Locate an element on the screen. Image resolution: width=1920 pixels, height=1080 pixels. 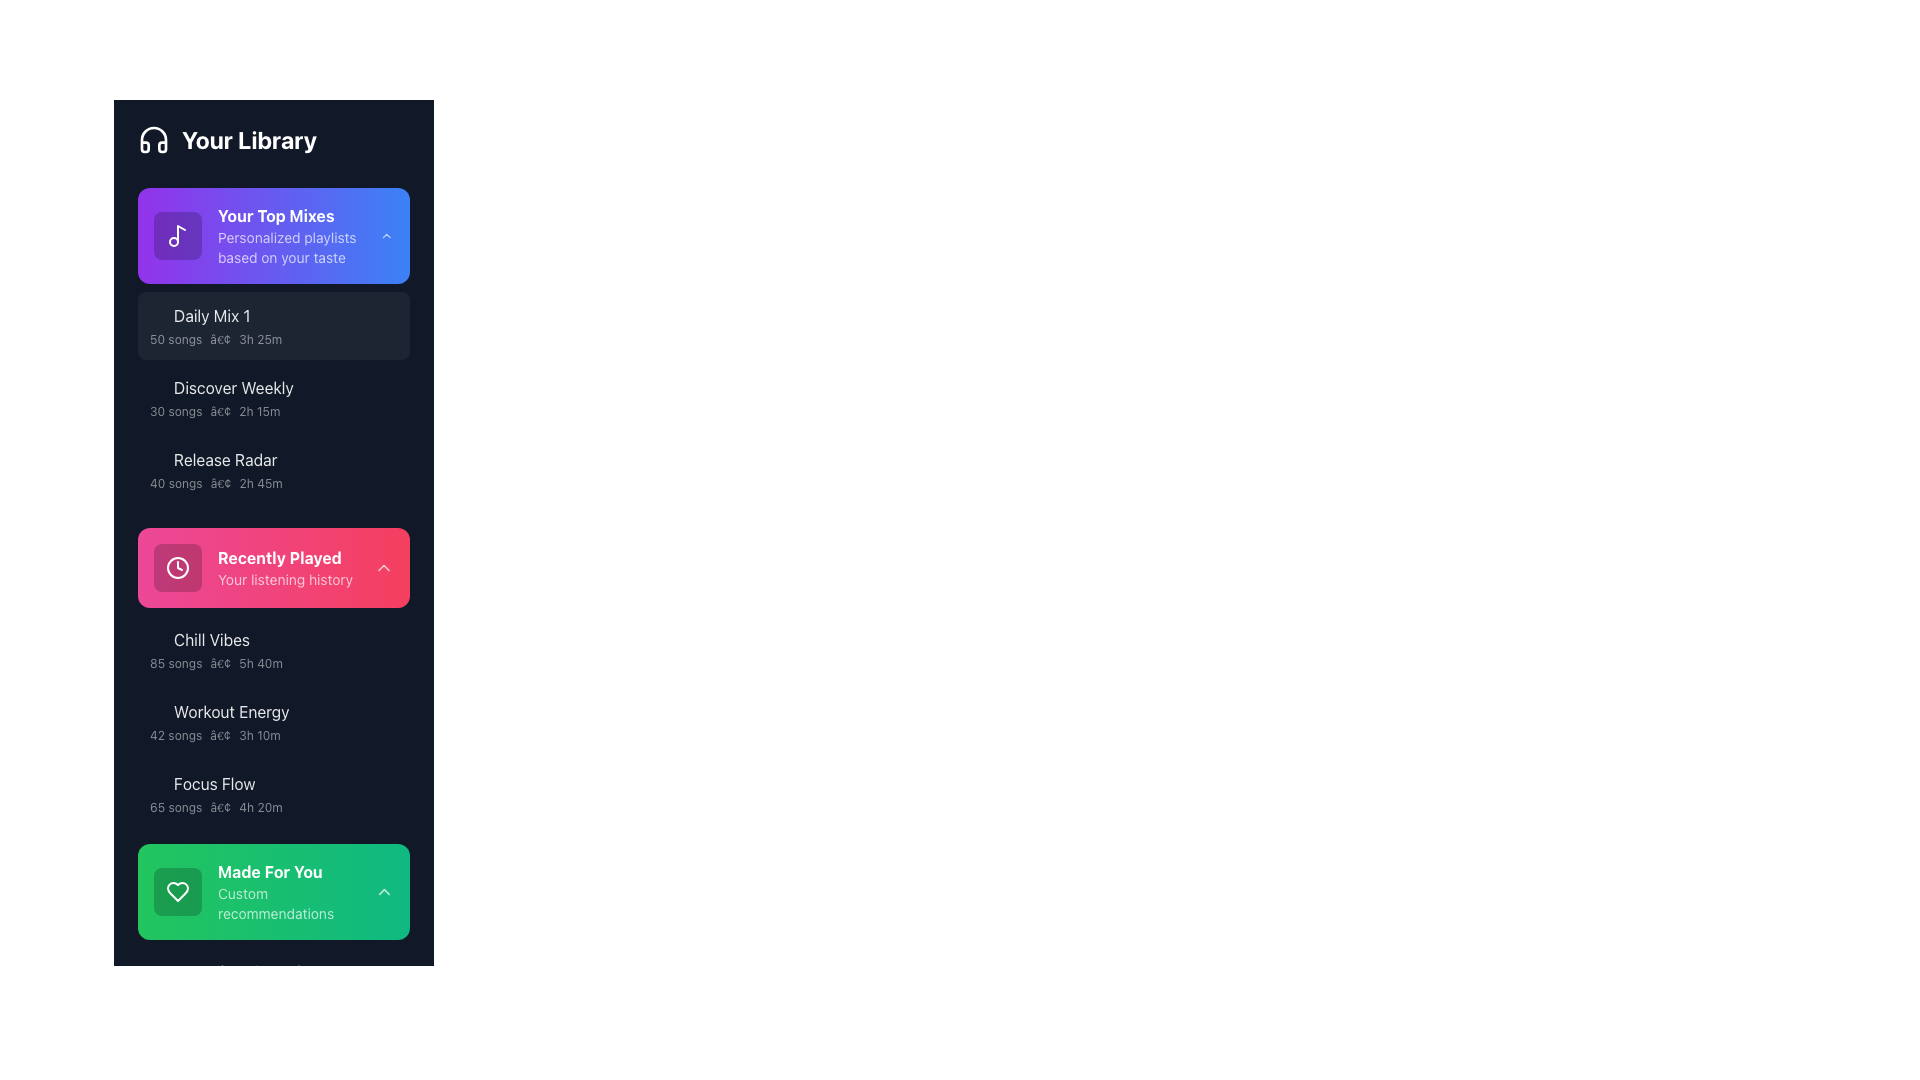
the play button of the Interactive Playlist Item labeled 'Chill Vibes' located in the 'Recently Played' section is located at coordinates (263, 640).